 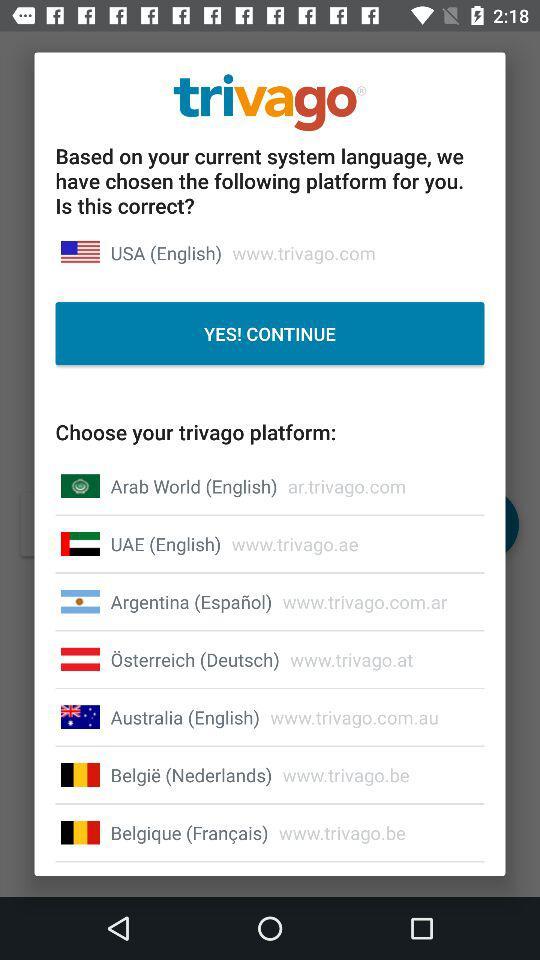 I want to click on the item below australia (english), so click(x=191, y=774).